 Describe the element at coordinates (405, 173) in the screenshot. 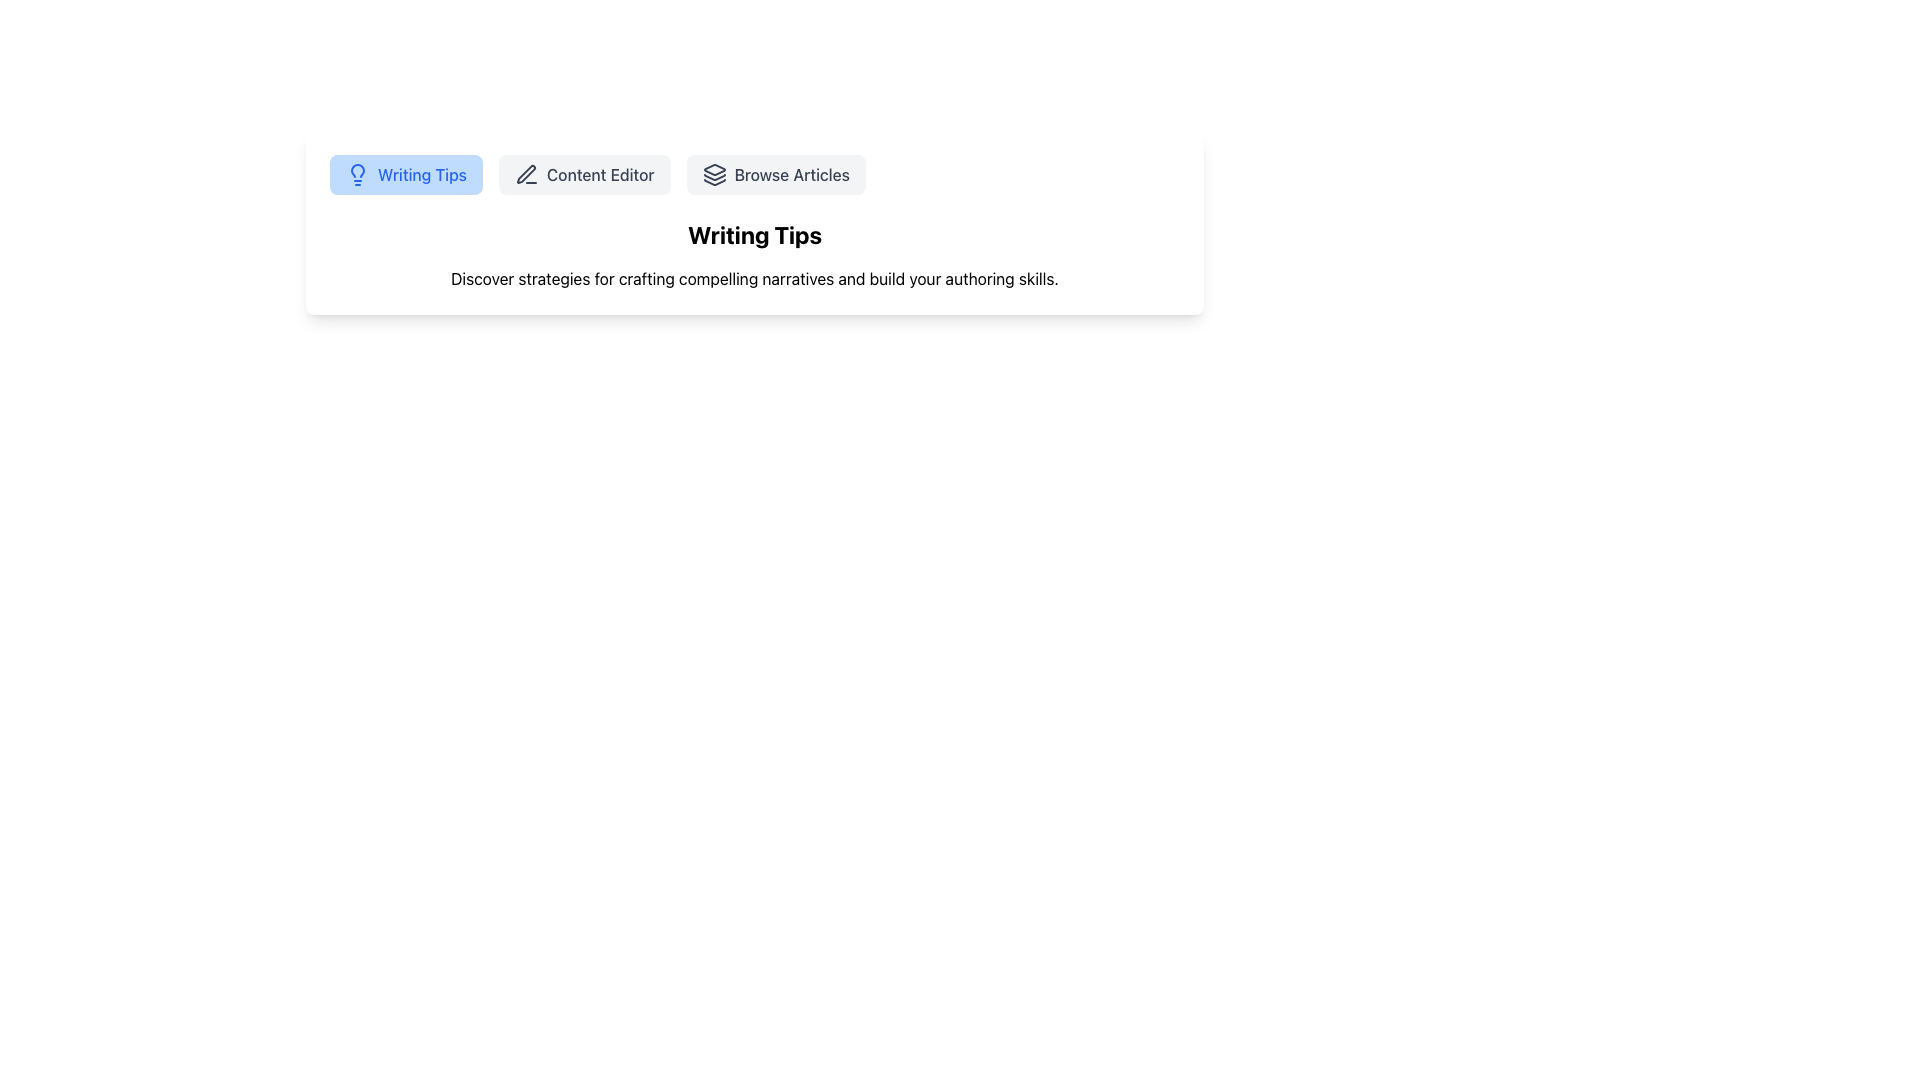

I see `the 'Writing Tips' button, which has a light blue background and a lightbulb icon` at that location.